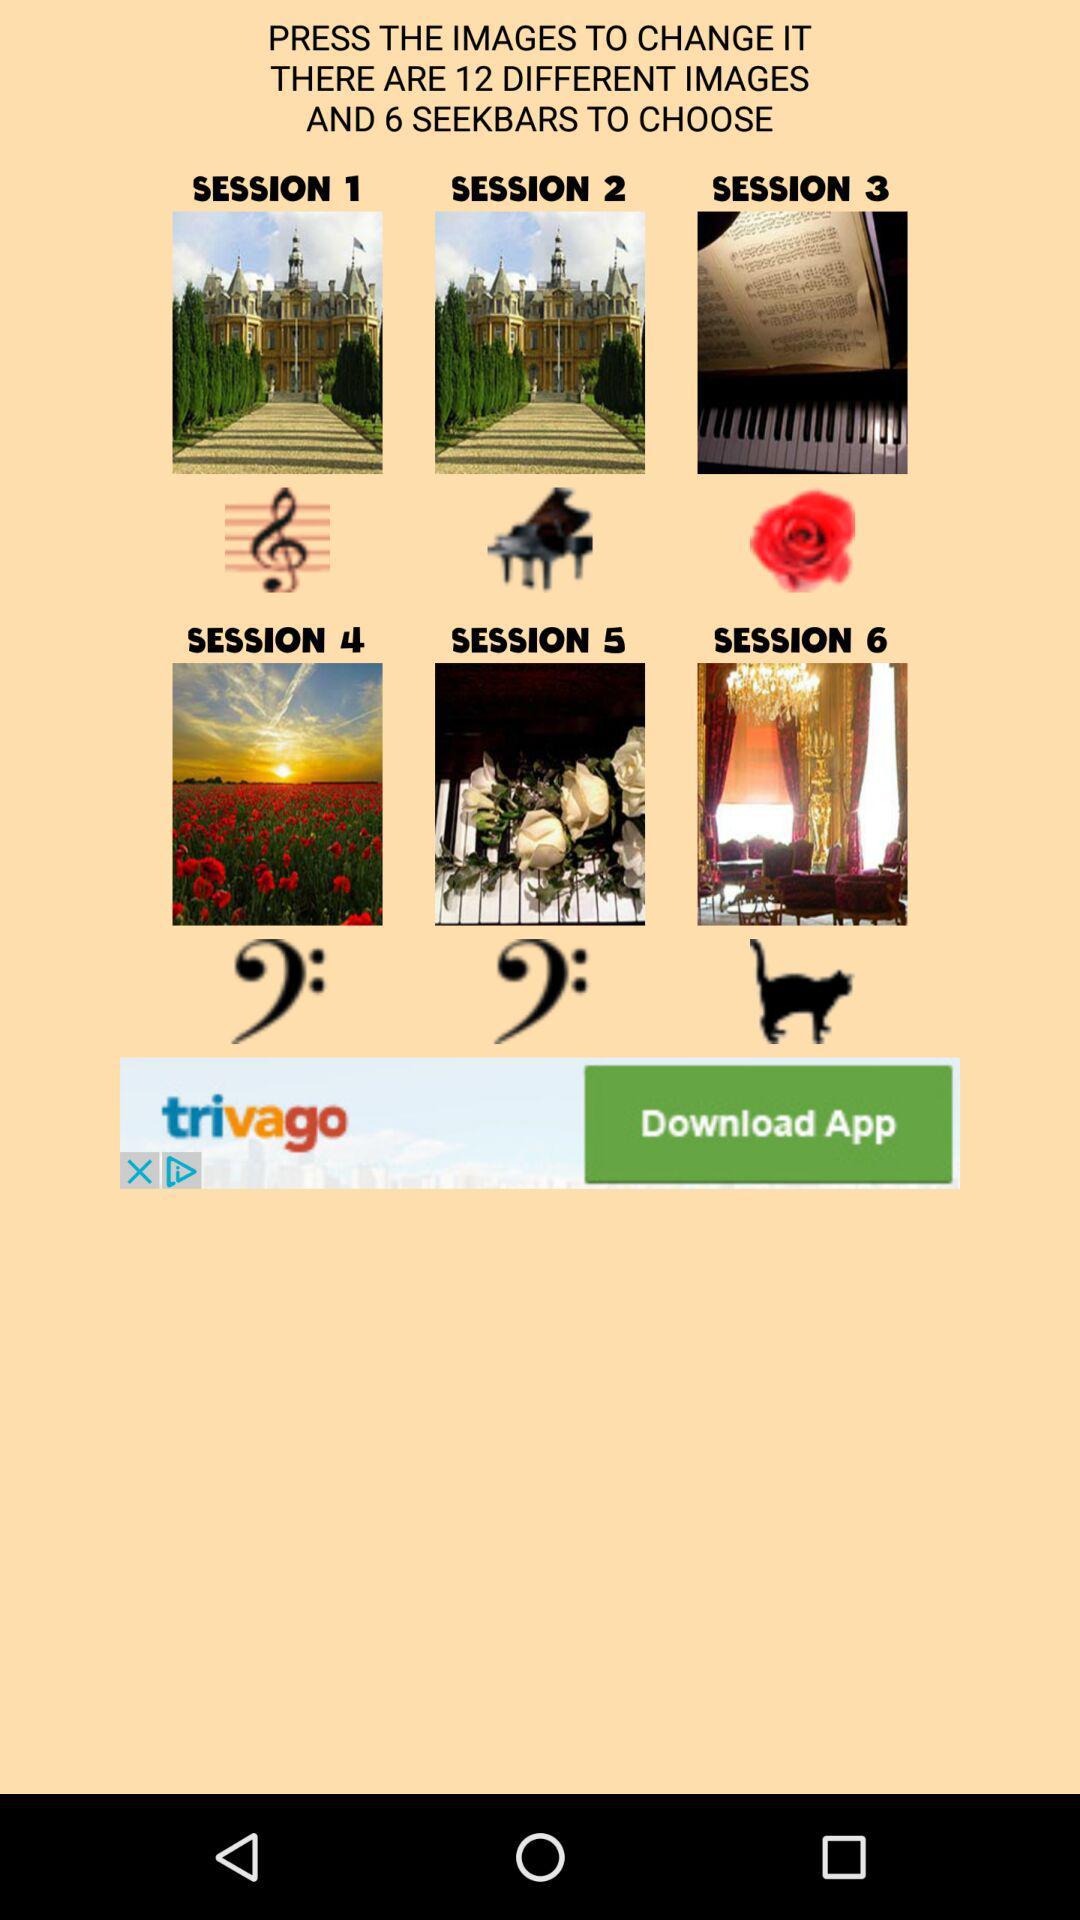 This screenshot has width=1080, height=1920. I want to click on advertisement, so click(540, 1123).